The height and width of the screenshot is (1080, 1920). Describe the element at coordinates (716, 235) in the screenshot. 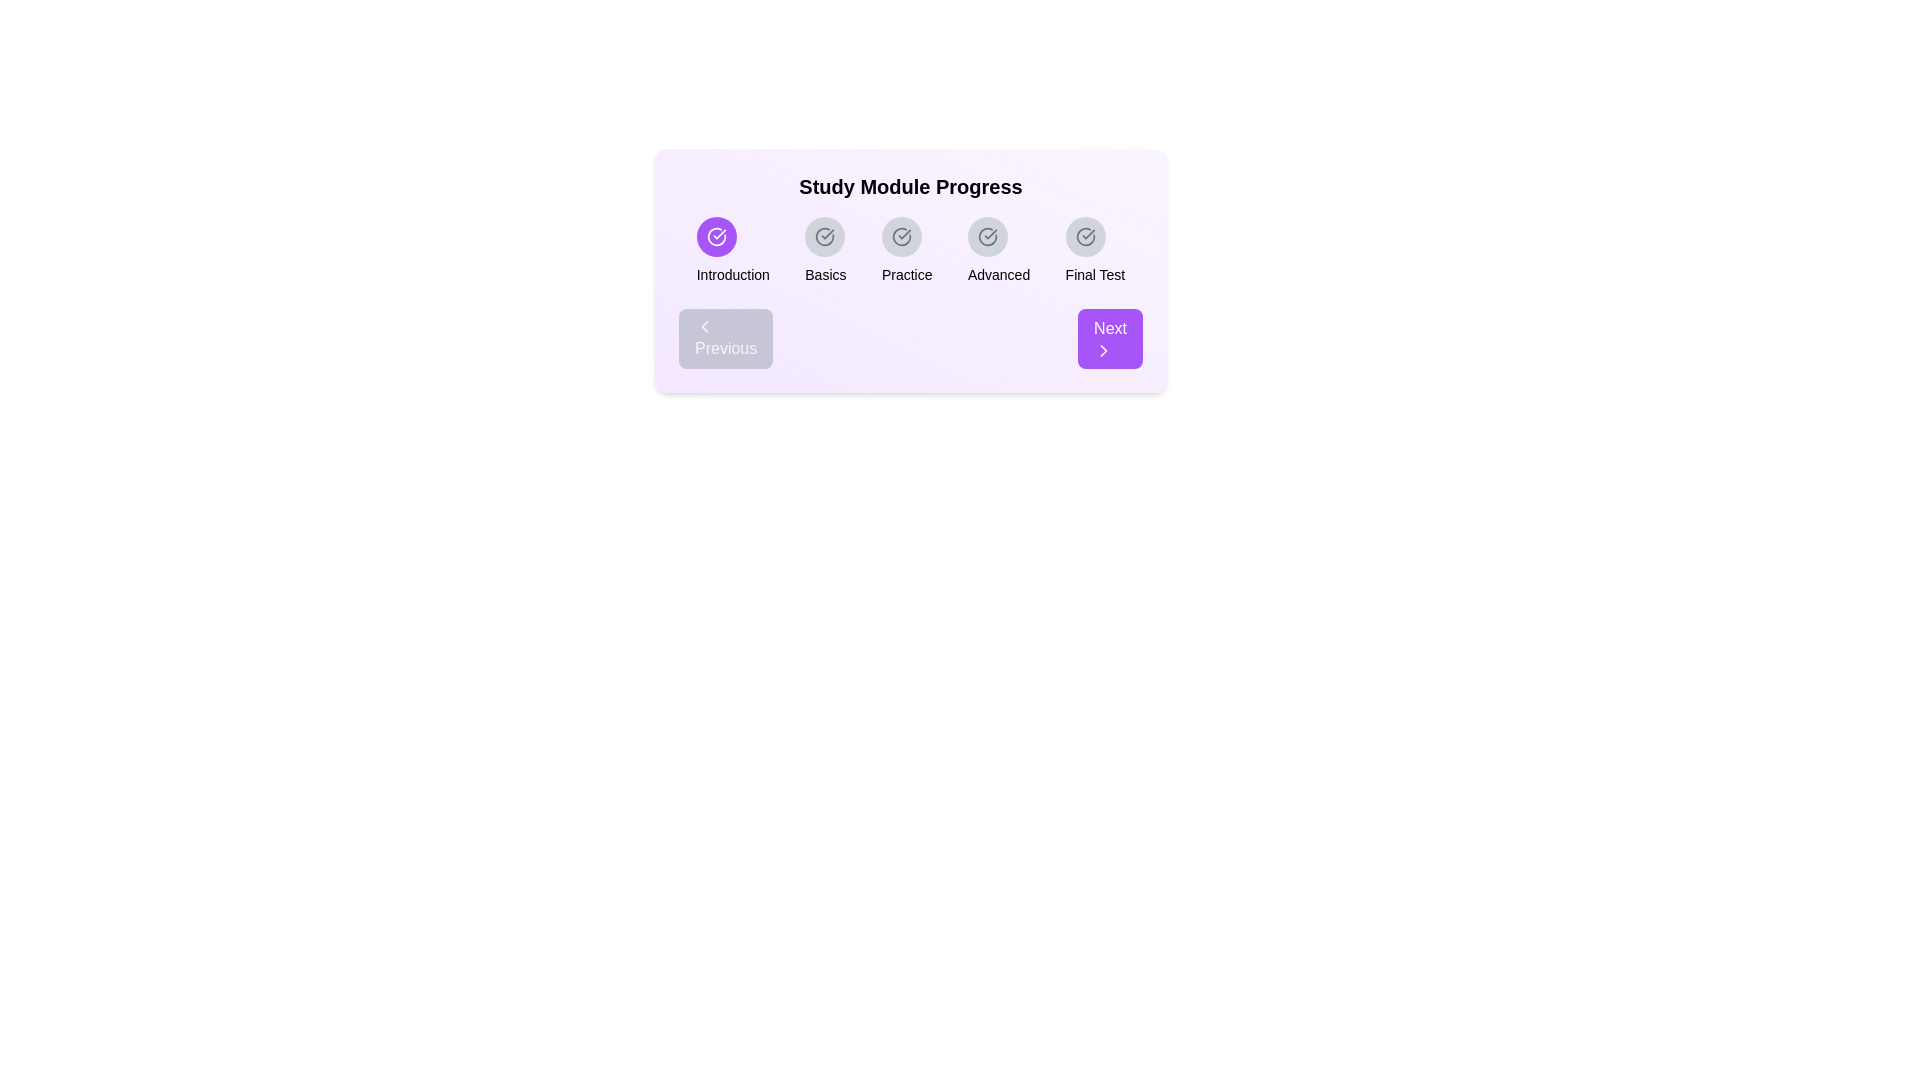

I see `the circular progress icon located in the leftmost circle of the progress visualization under the title 'Study Module Progress.'` at that location.